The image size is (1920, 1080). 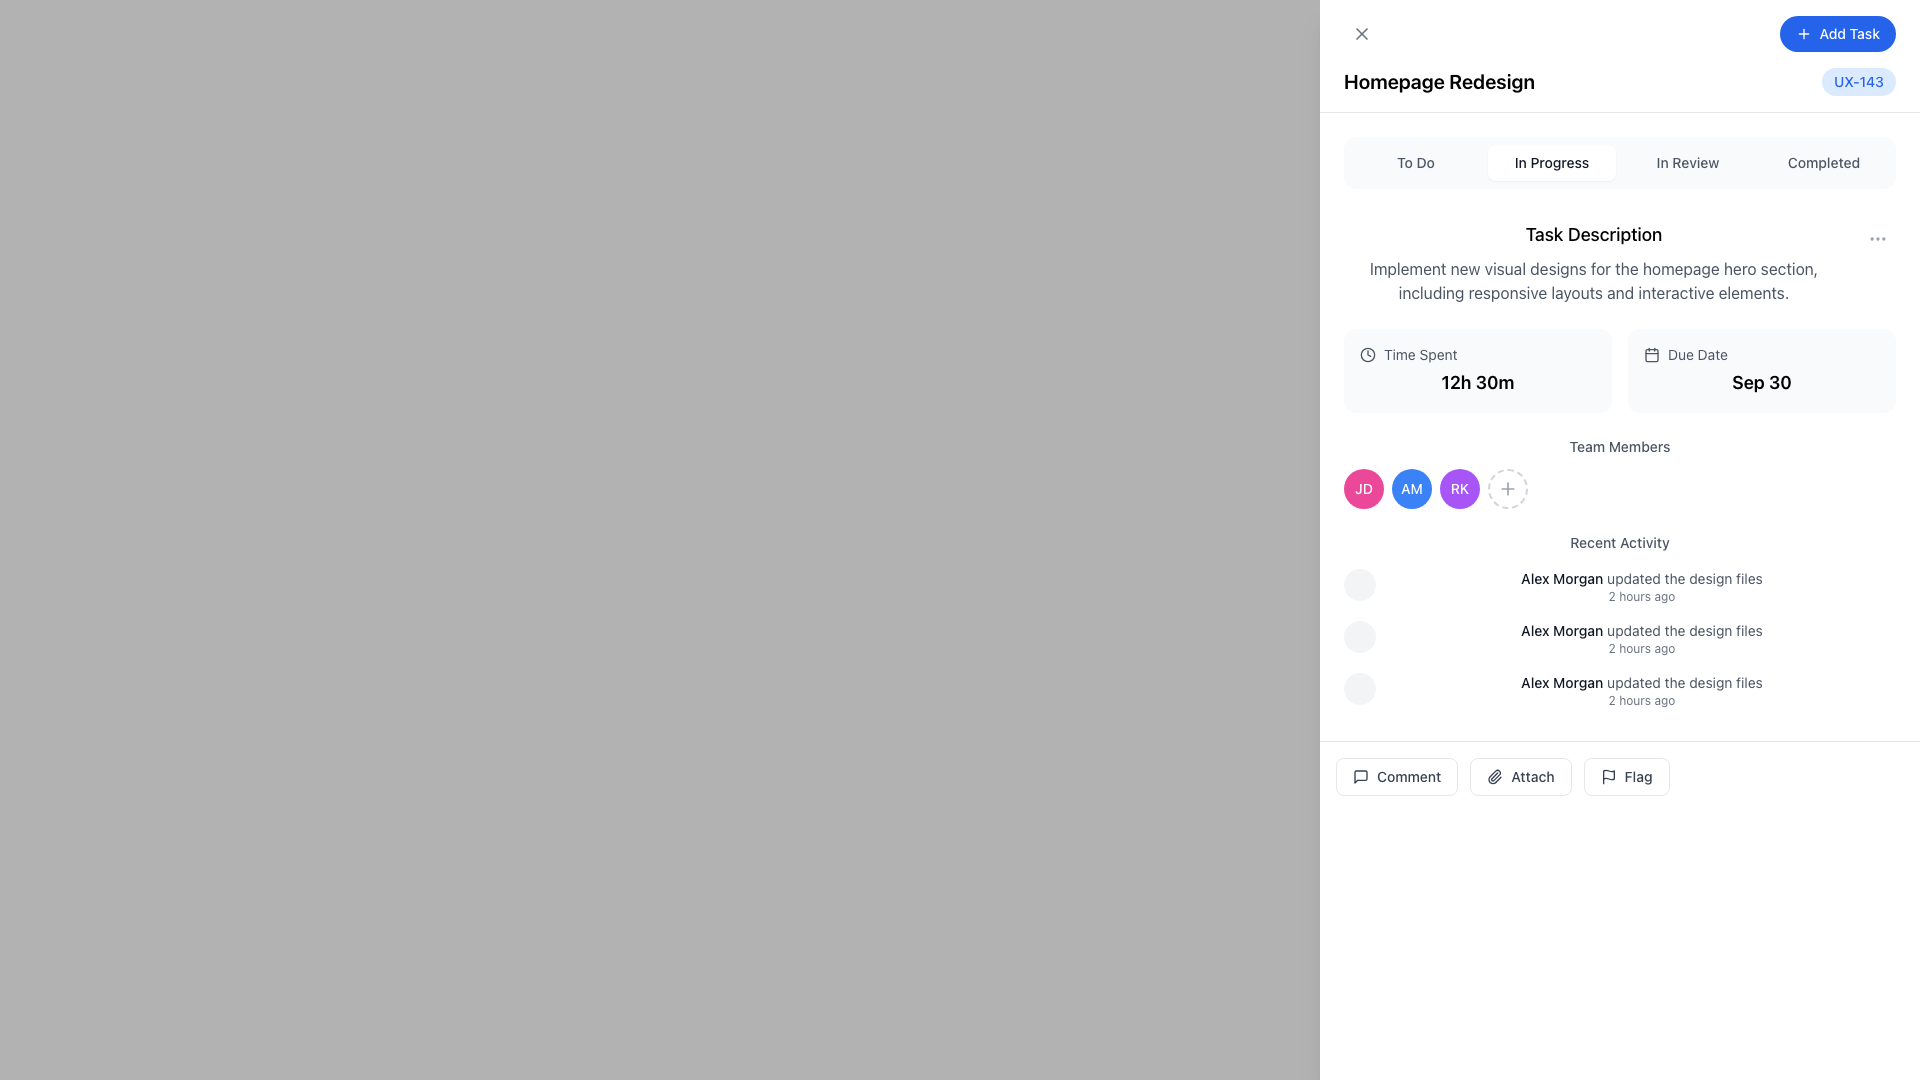 I want to click on the flag button located in the lower horizontal row of buttons, positioned to the right of 'Attach', to flag the content, so click(x=1626, y=775).